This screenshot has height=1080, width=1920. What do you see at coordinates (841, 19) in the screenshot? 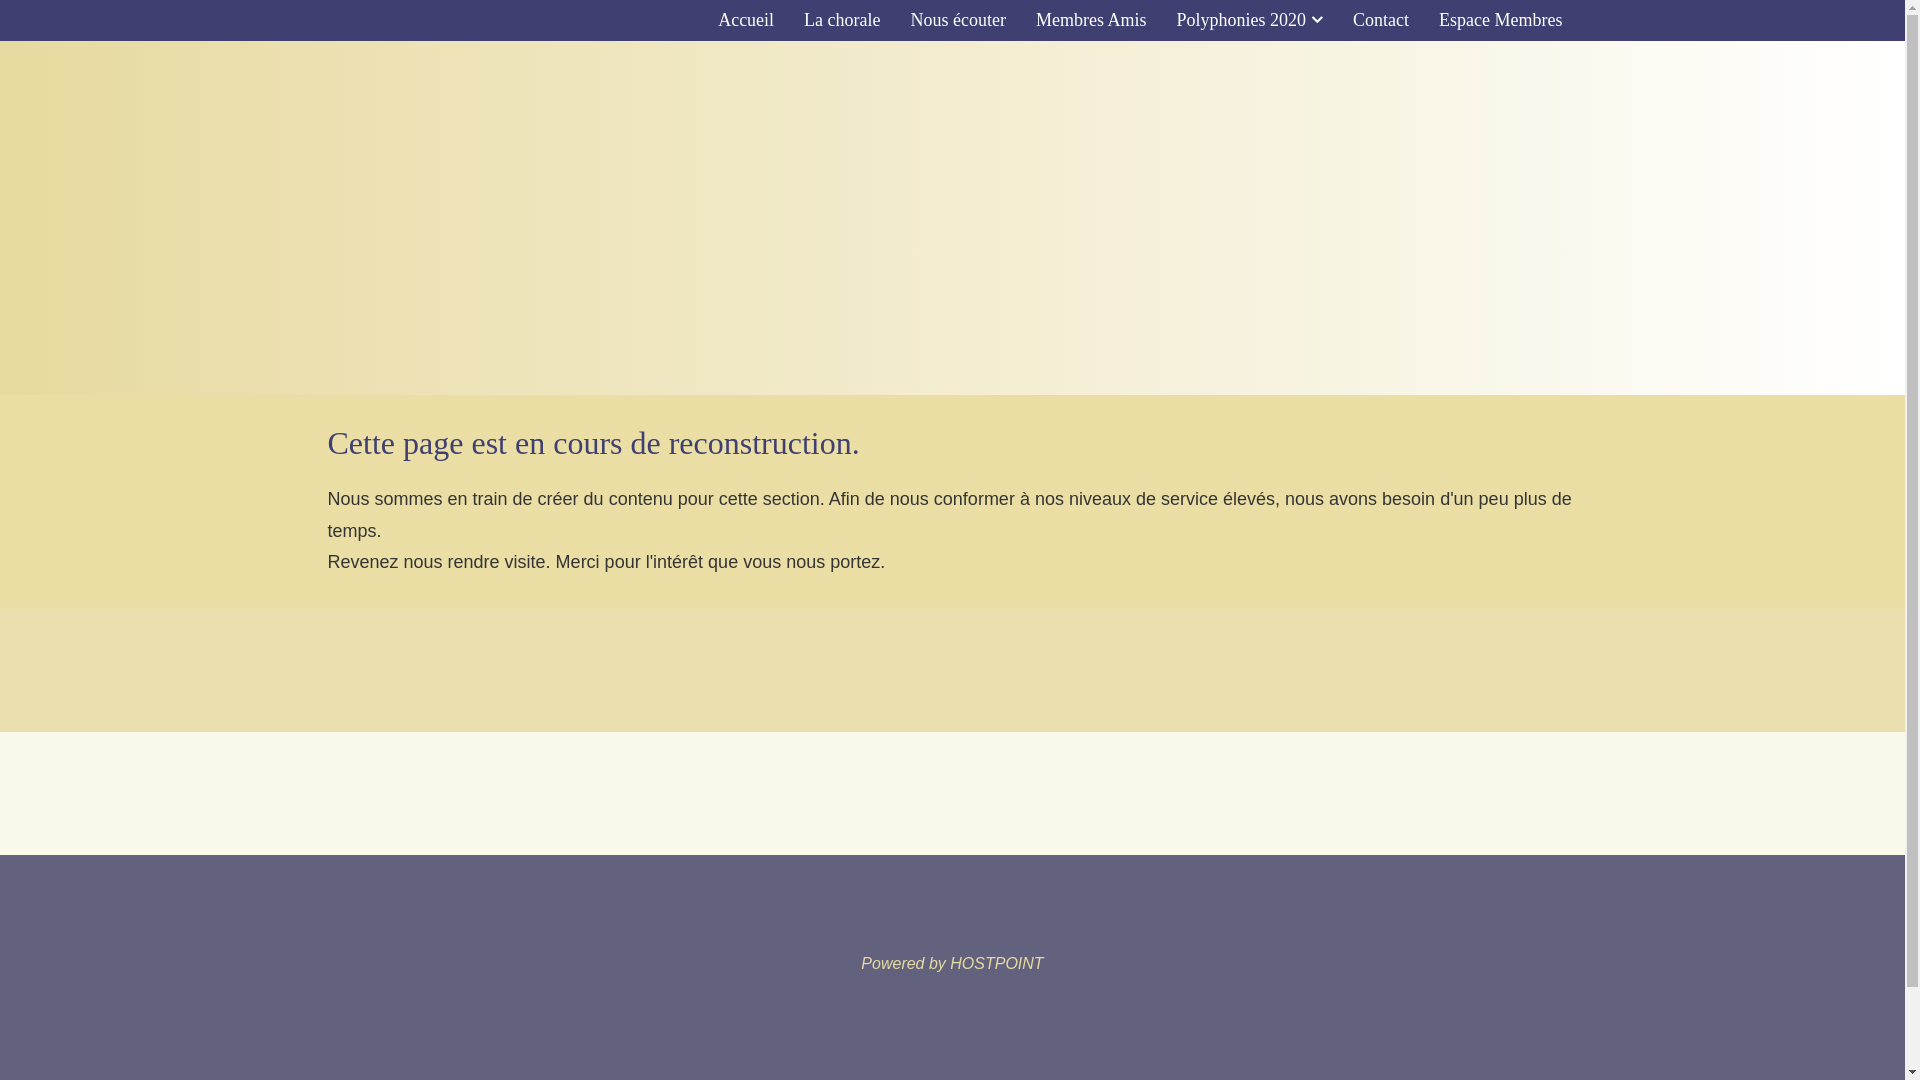
I see `'La chorale'` at bounding box center [841, 19].